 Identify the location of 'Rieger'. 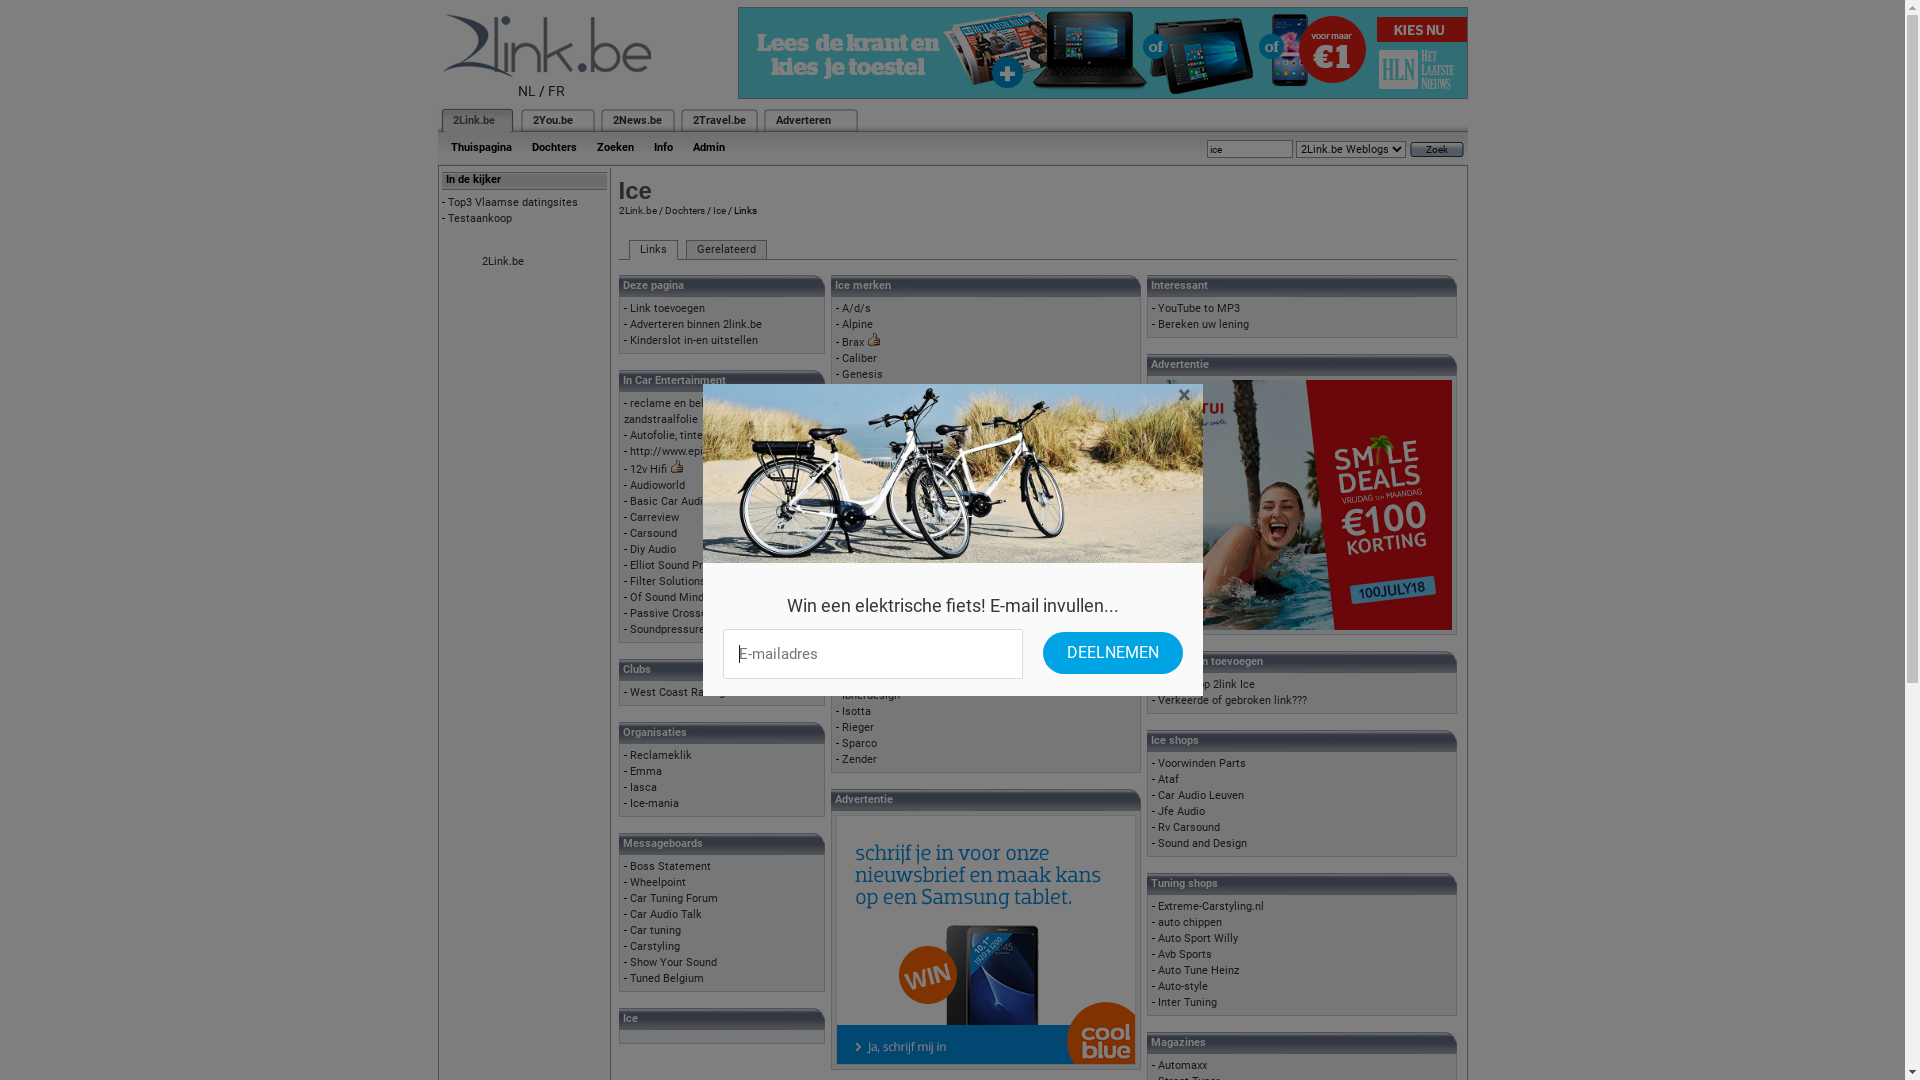
(858, 727).